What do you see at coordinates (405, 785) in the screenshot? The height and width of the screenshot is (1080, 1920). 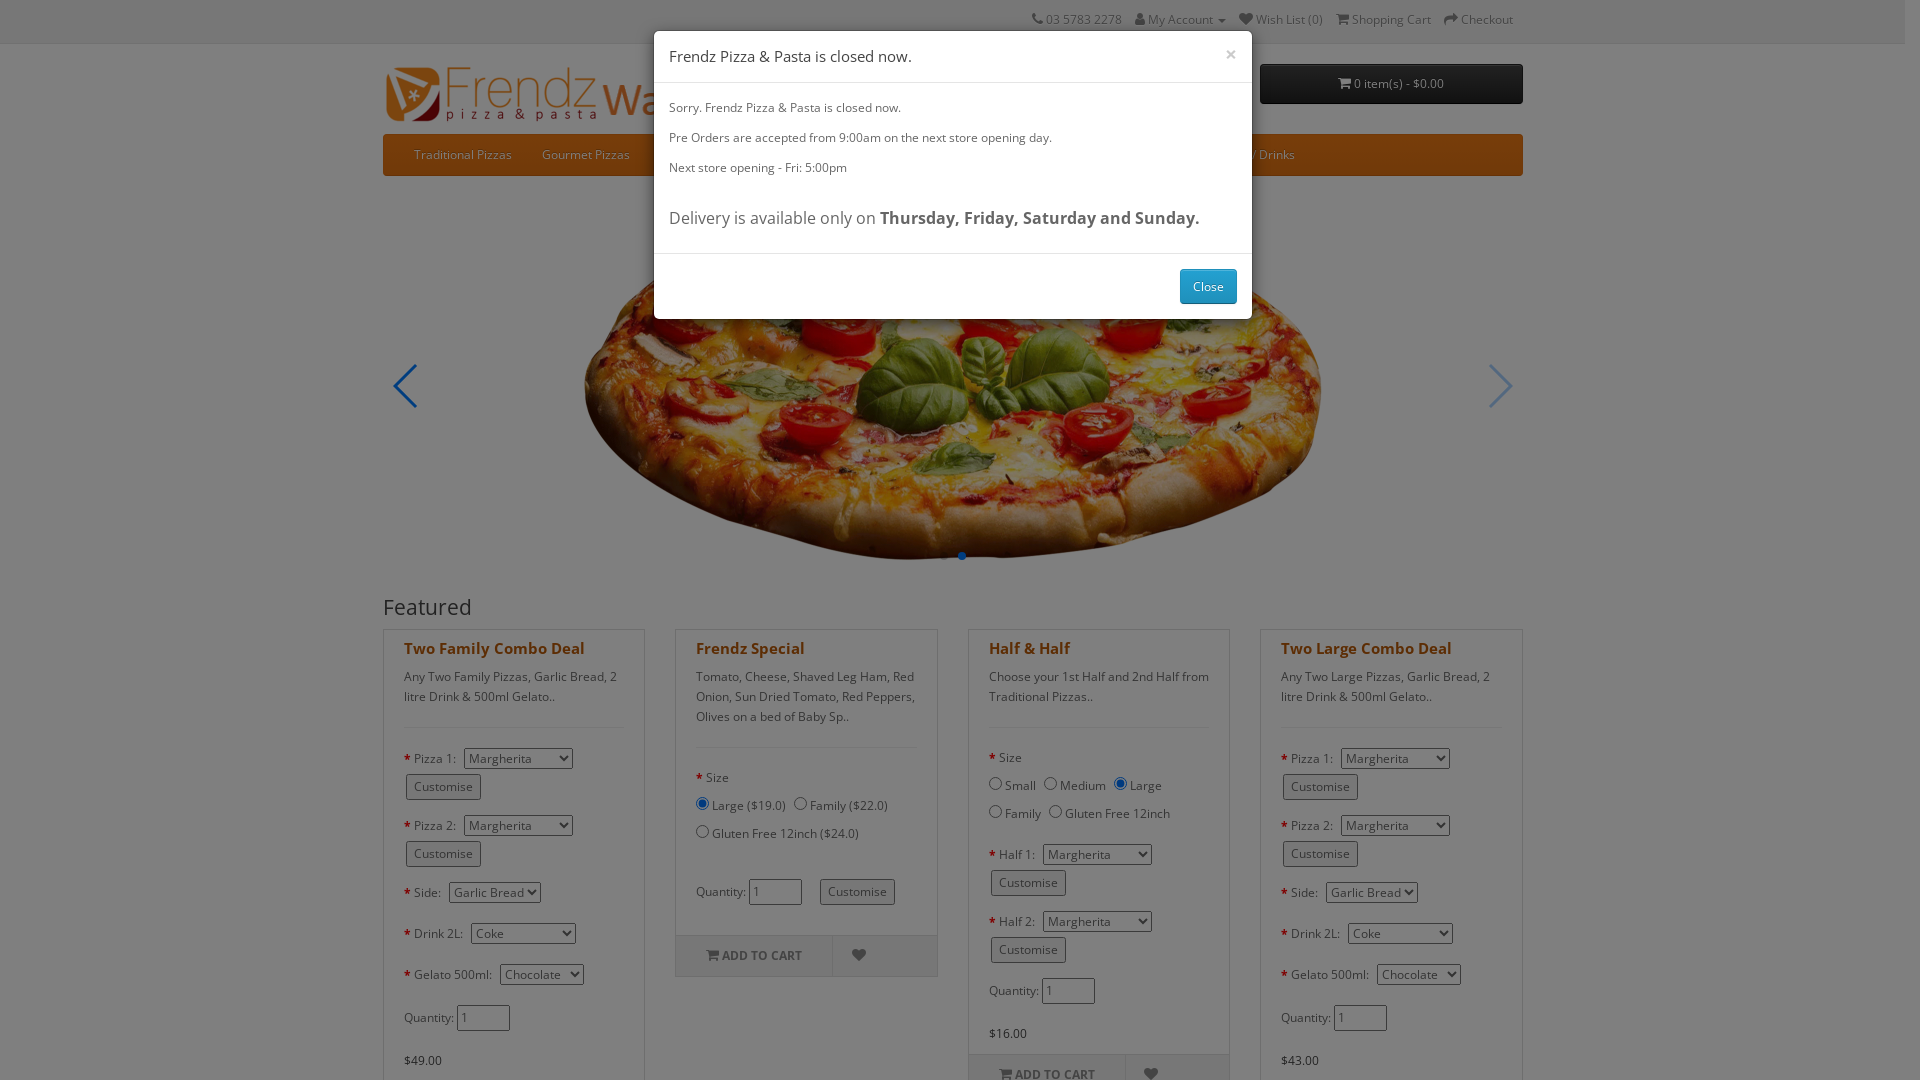 I see `'Customise'` at bounding box center [405, 785].